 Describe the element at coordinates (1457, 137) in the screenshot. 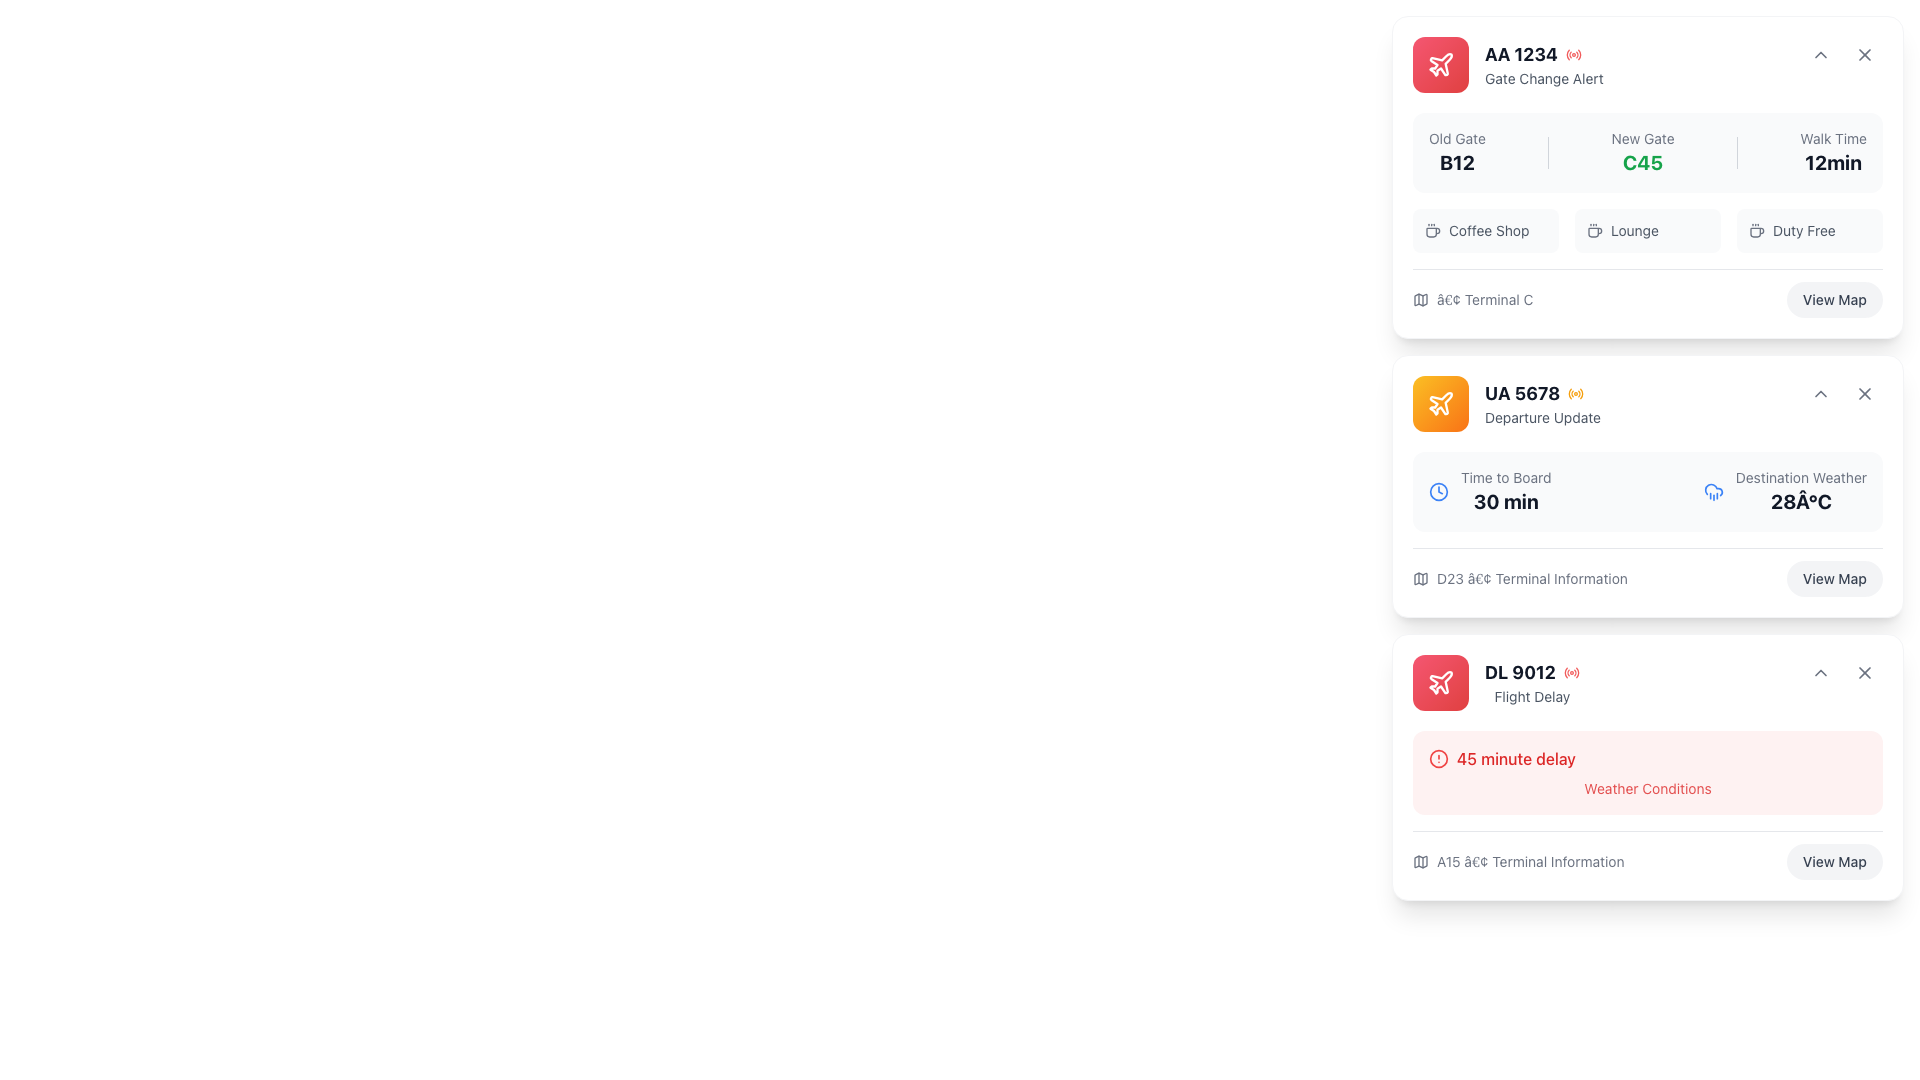

I see `the static text label displaying 'Old Gate' located at the top right section of the flight card for 'AA 1234', which is styled in medium-light gray on a white background and positioned above the 'B12' text` at that location.